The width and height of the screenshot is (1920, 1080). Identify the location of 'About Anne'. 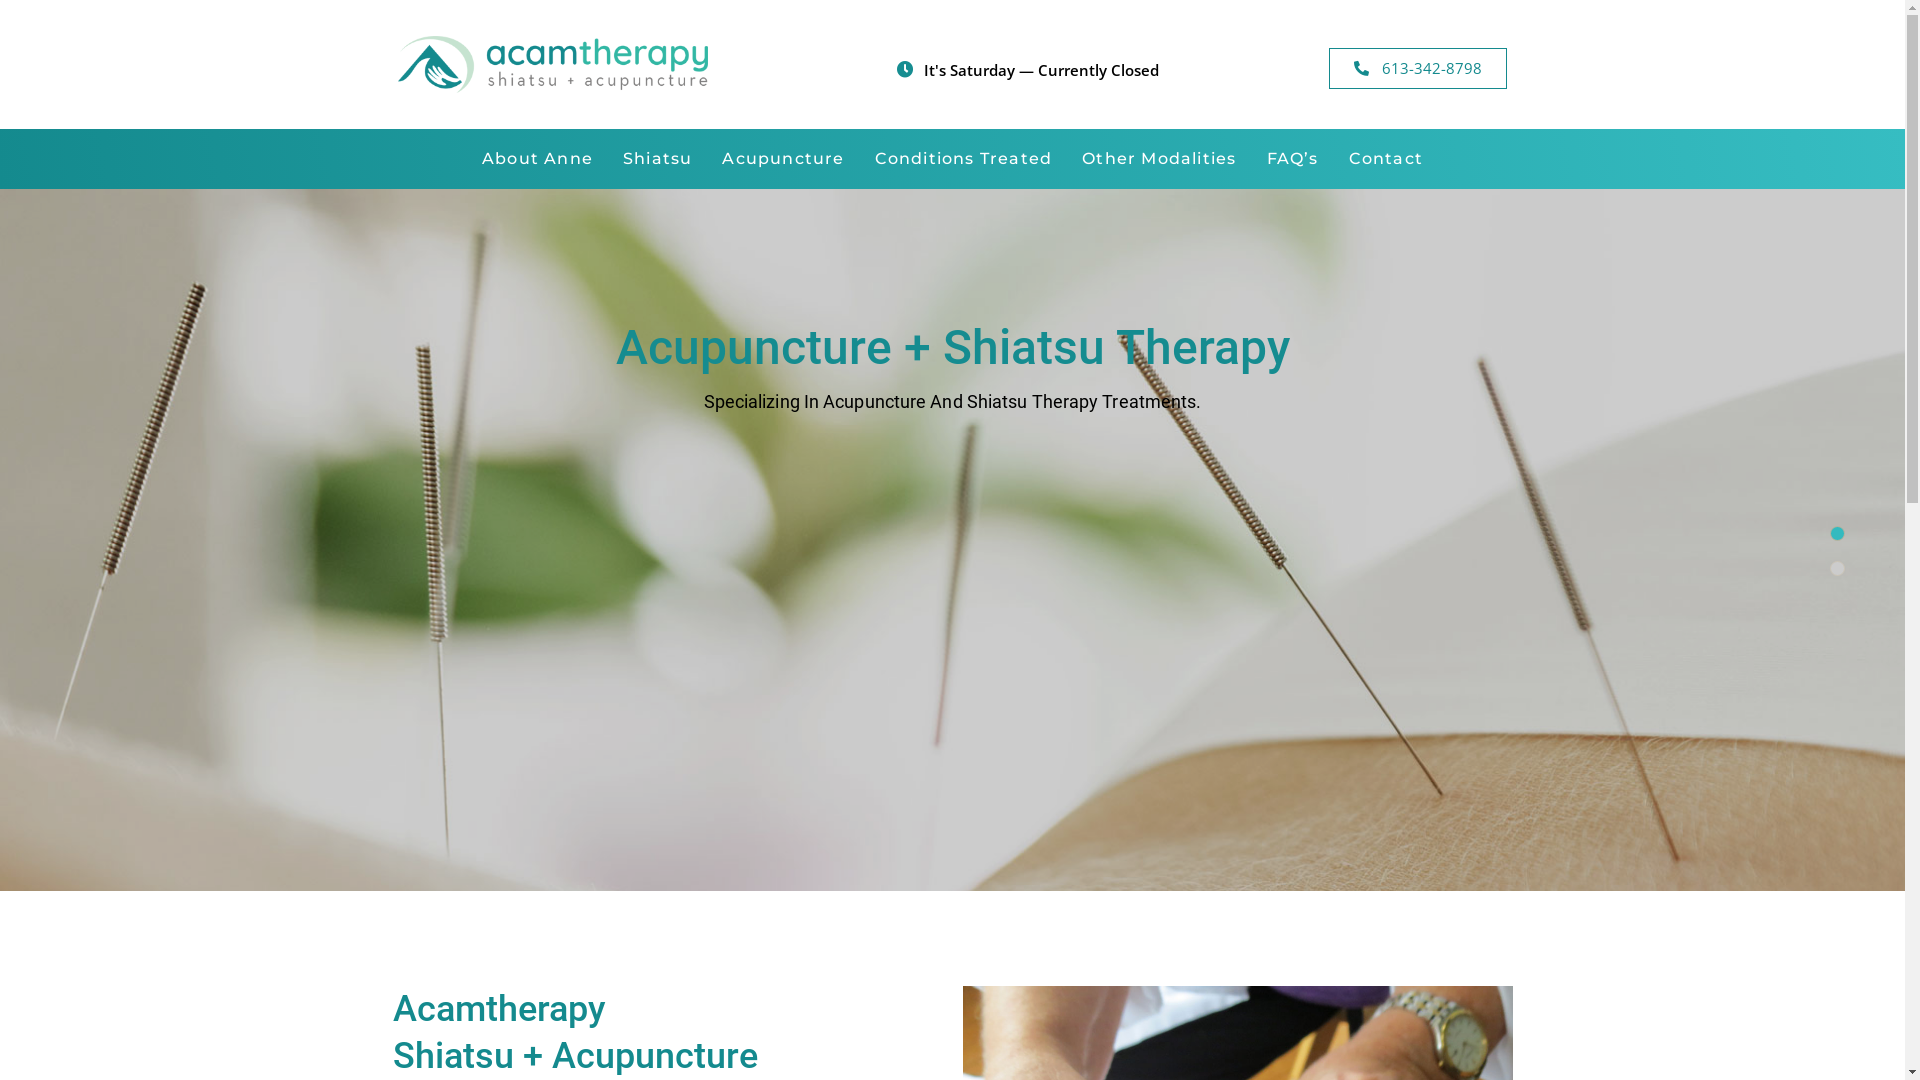
(537, 157).